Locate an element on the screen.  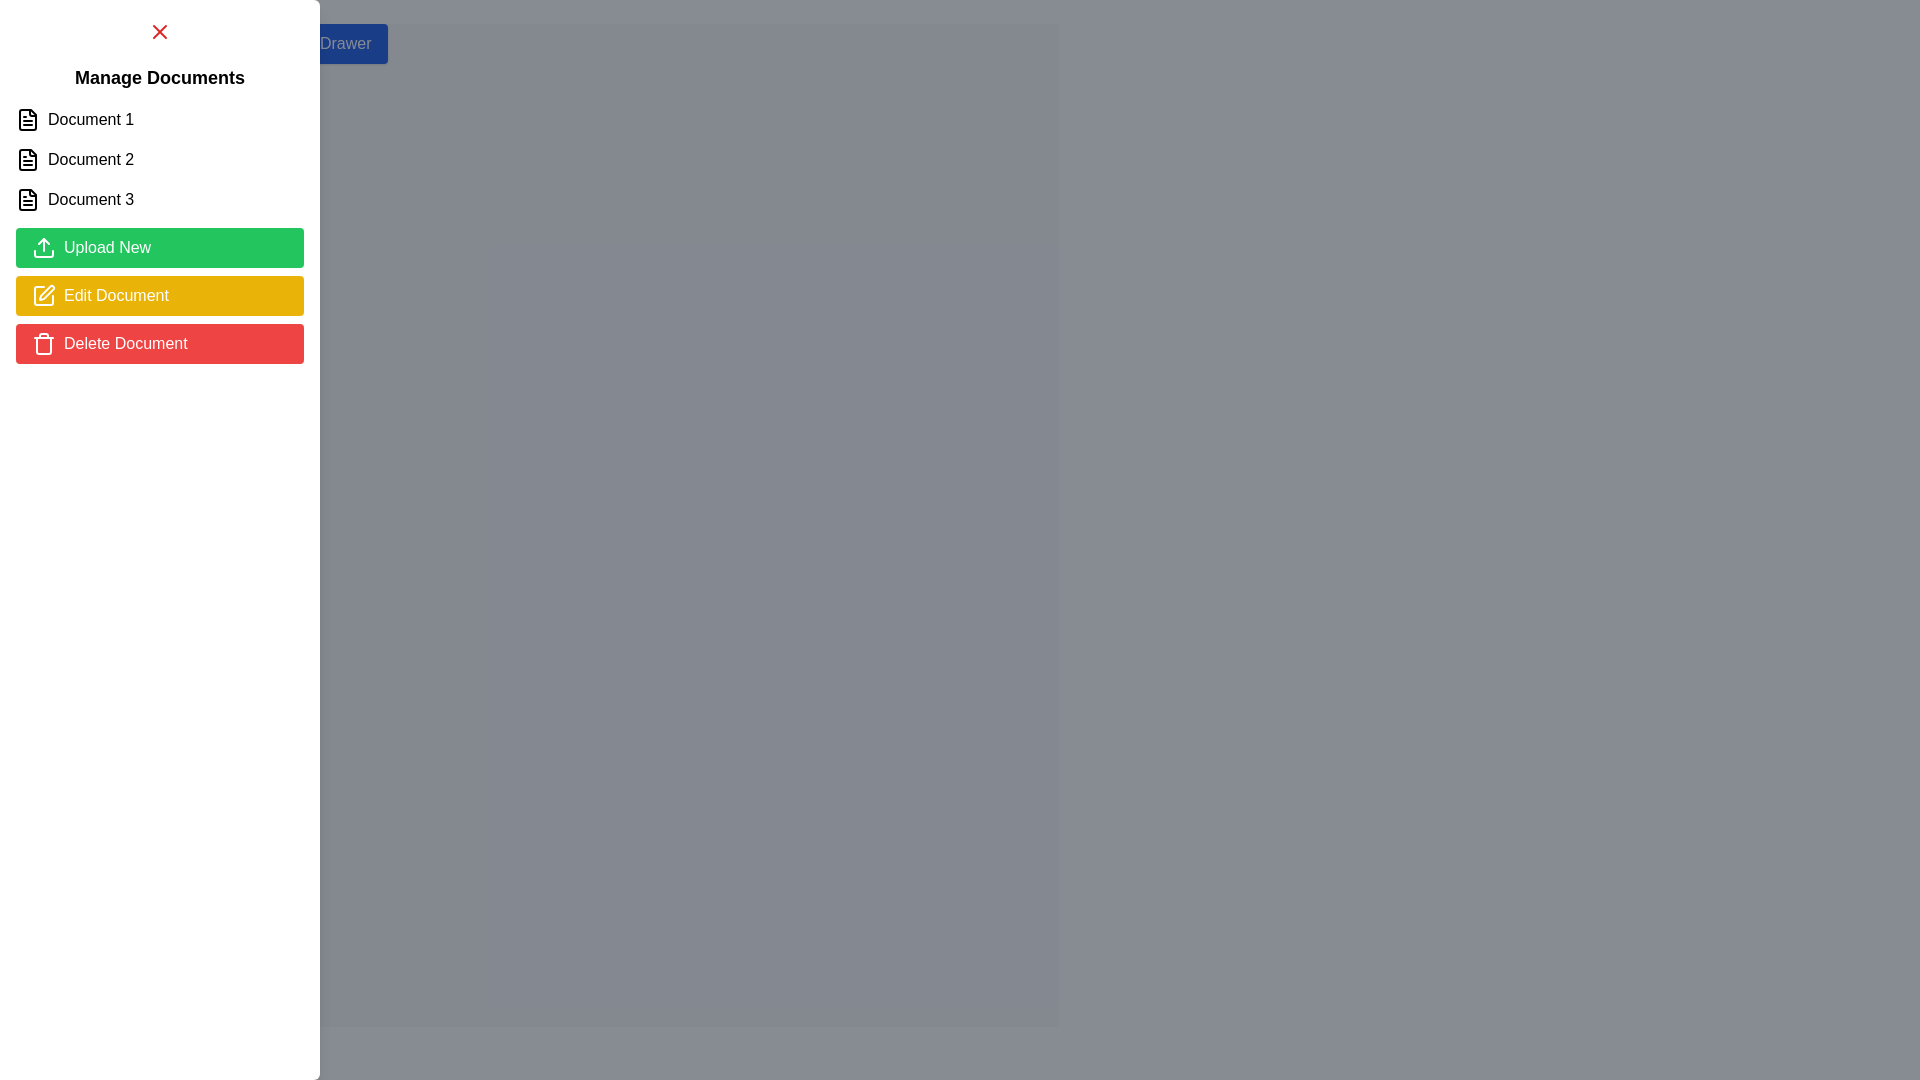
the 'X' icon, which is a diagonal line graphic with a black stroke is located at coordinates (158, 31).